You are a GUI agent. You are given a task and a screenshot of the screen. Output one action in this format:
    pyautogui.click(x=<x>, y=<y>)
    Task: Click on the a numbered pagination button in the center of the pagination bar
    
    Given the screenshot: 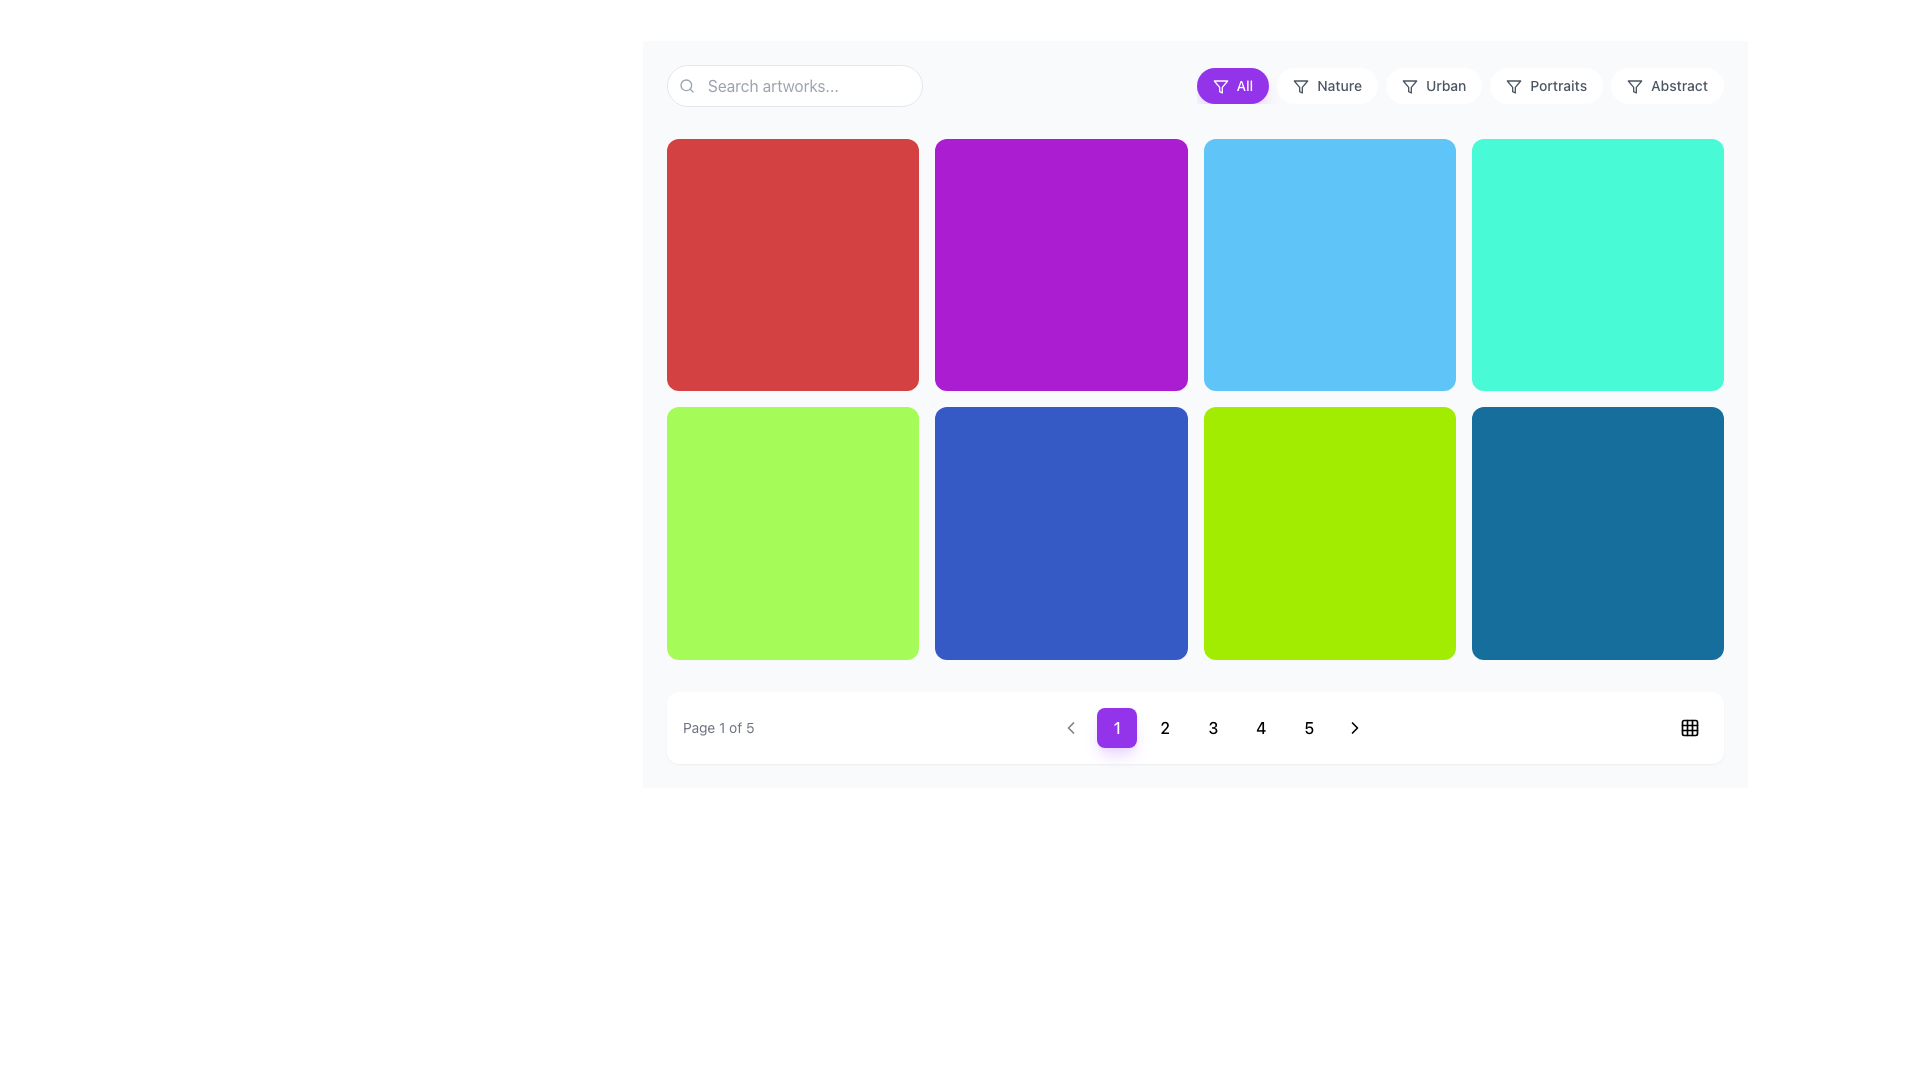 What is the action you would take?
    pyautogui.click(x=1195, y=727)
    